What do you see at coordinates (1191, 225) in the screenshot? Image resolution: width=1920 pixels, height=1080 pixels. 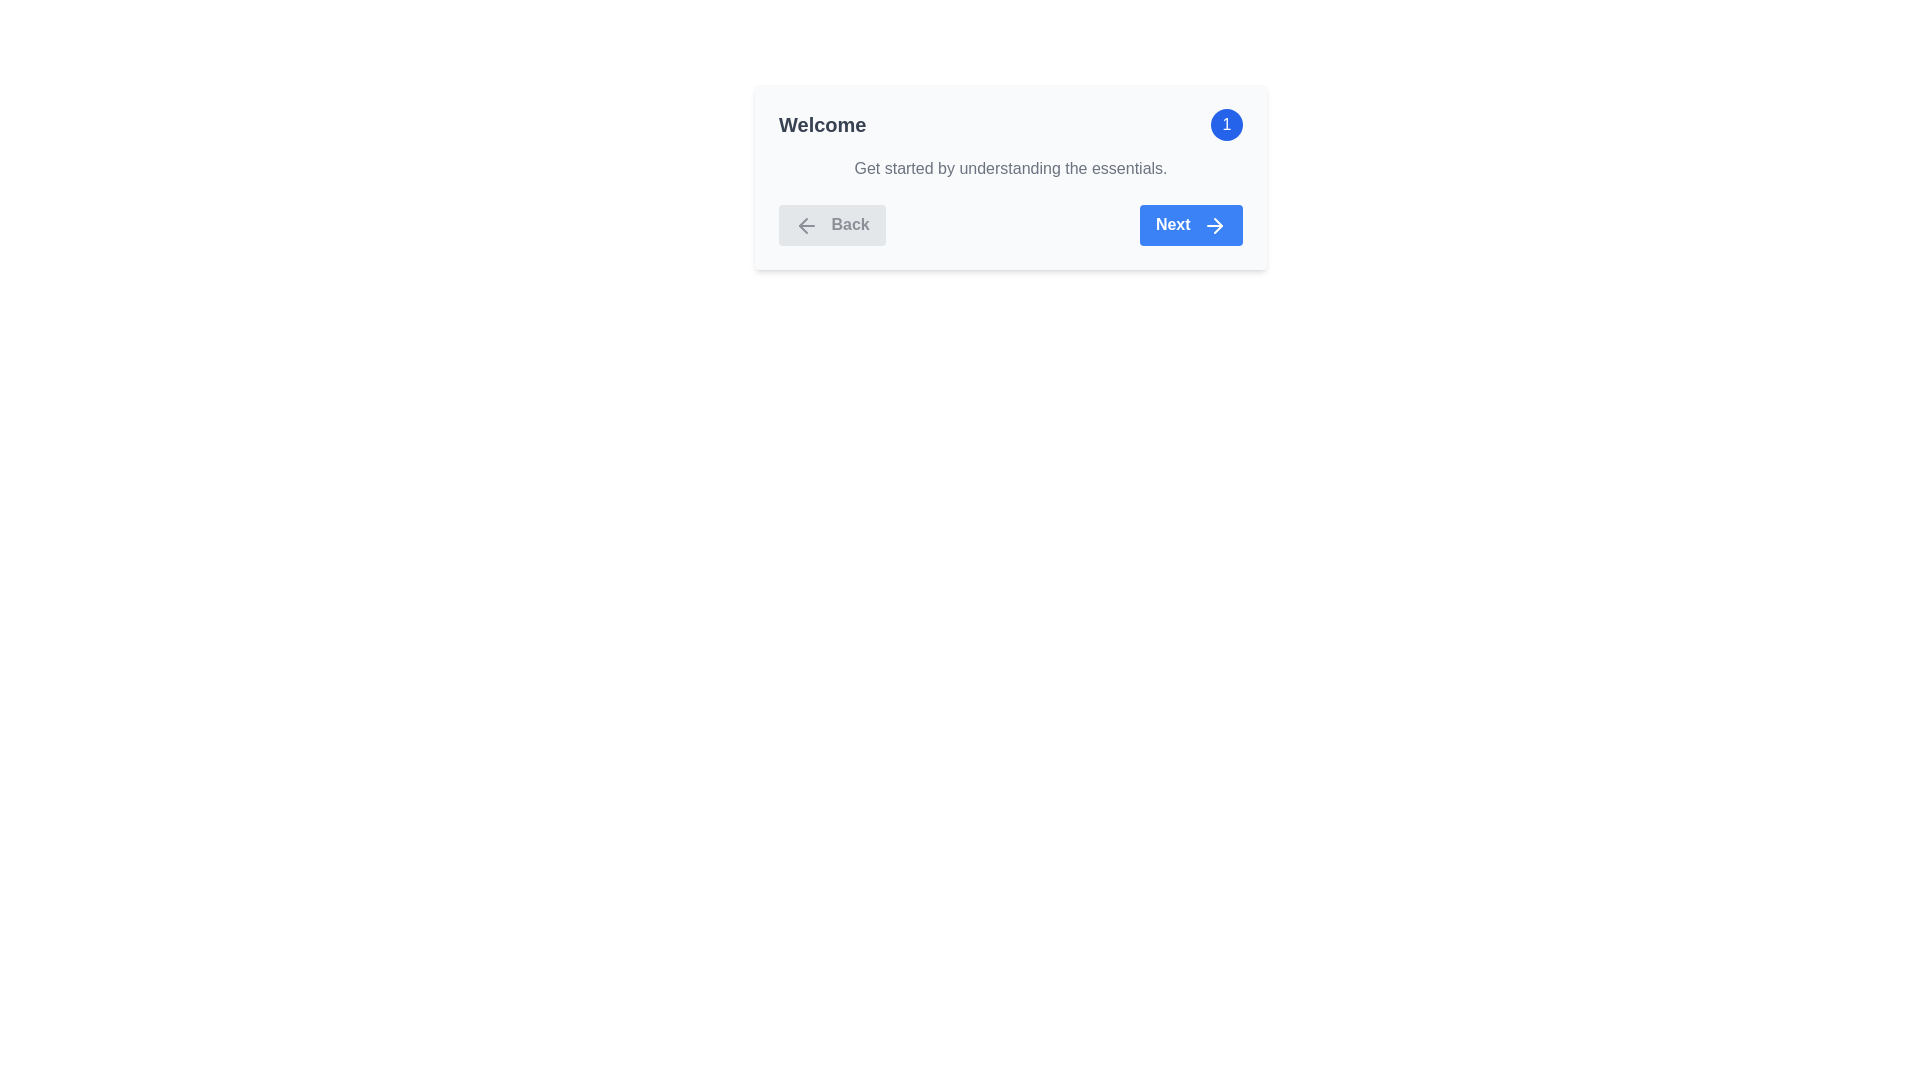 I see `the 'Next' button located at the bottom-right section of the interface to observe a styling change` at bounding box center [1191, 225].